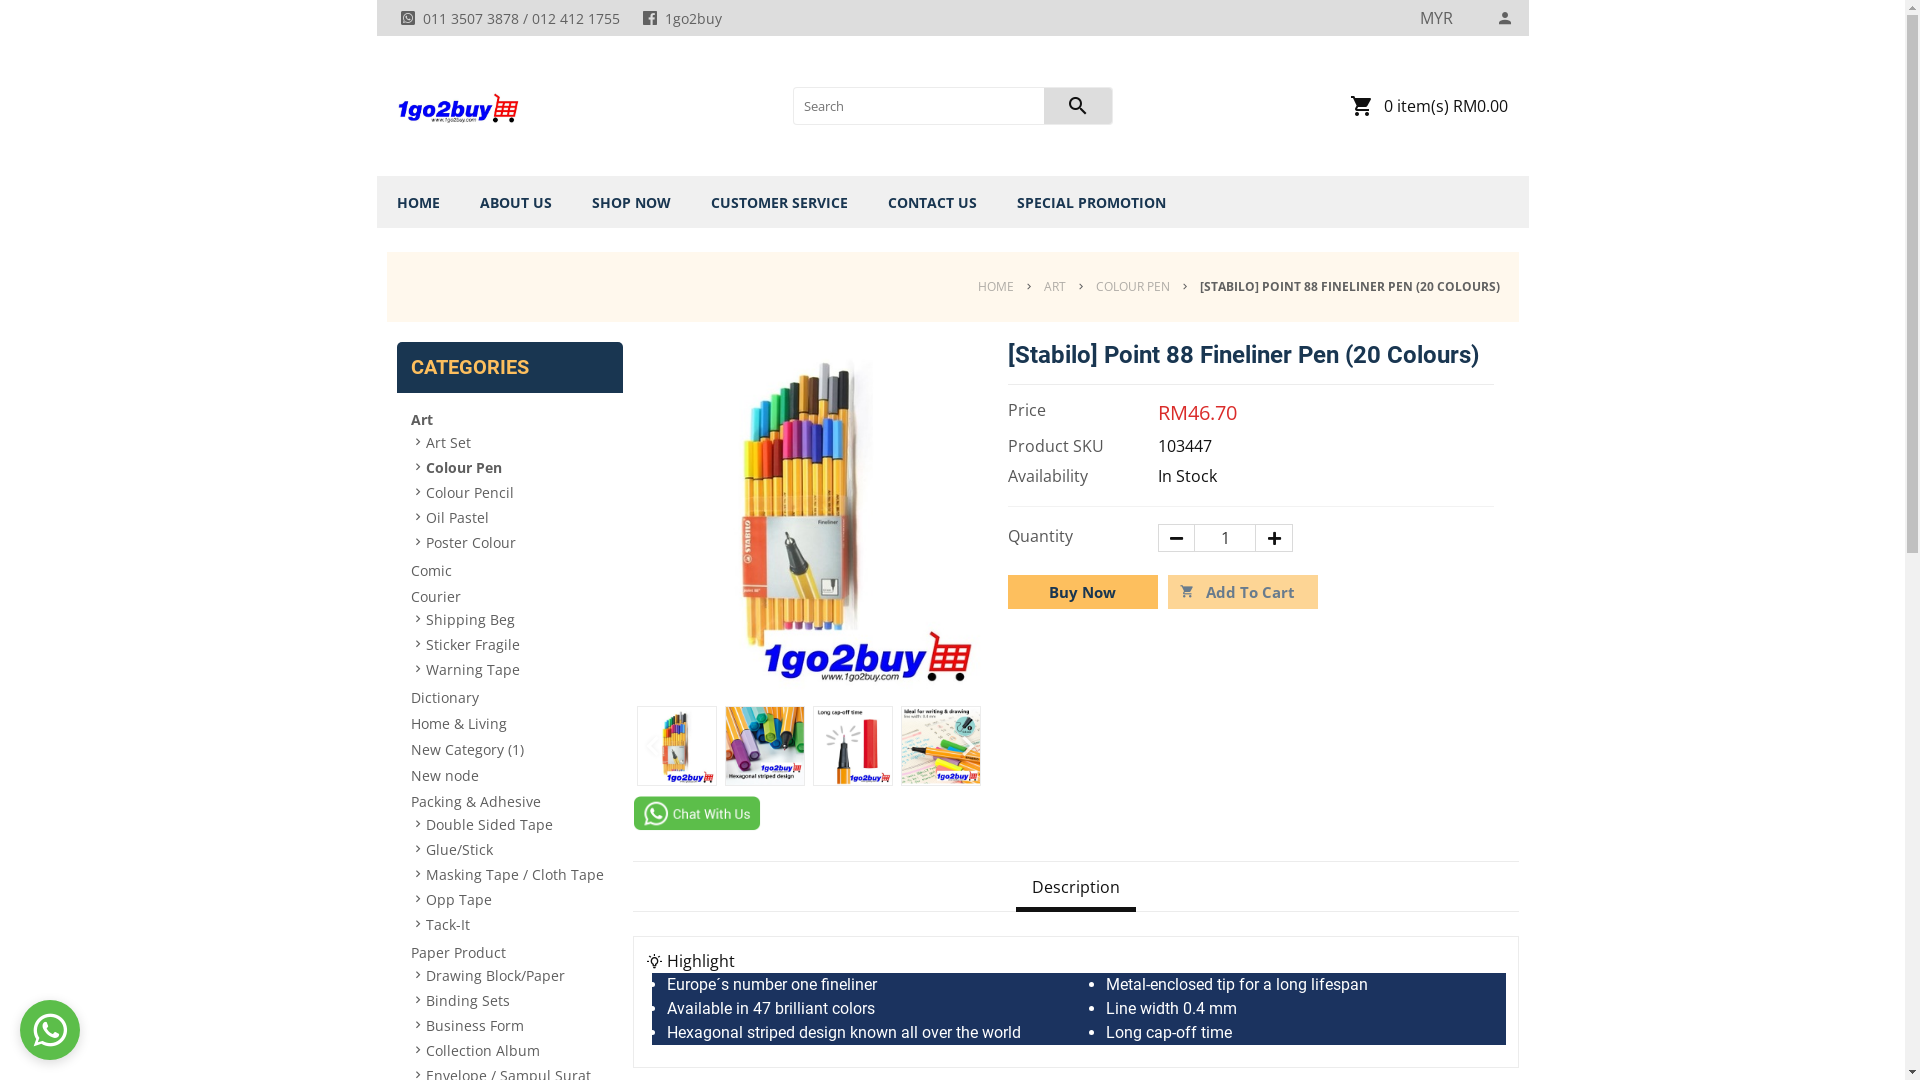 This screenshot has width=1920, height=1080. What do you see at coordinates (1132, 286) in the screenshot?
I see `'COLOUR PEN'` at bounding box center [1132, 286].